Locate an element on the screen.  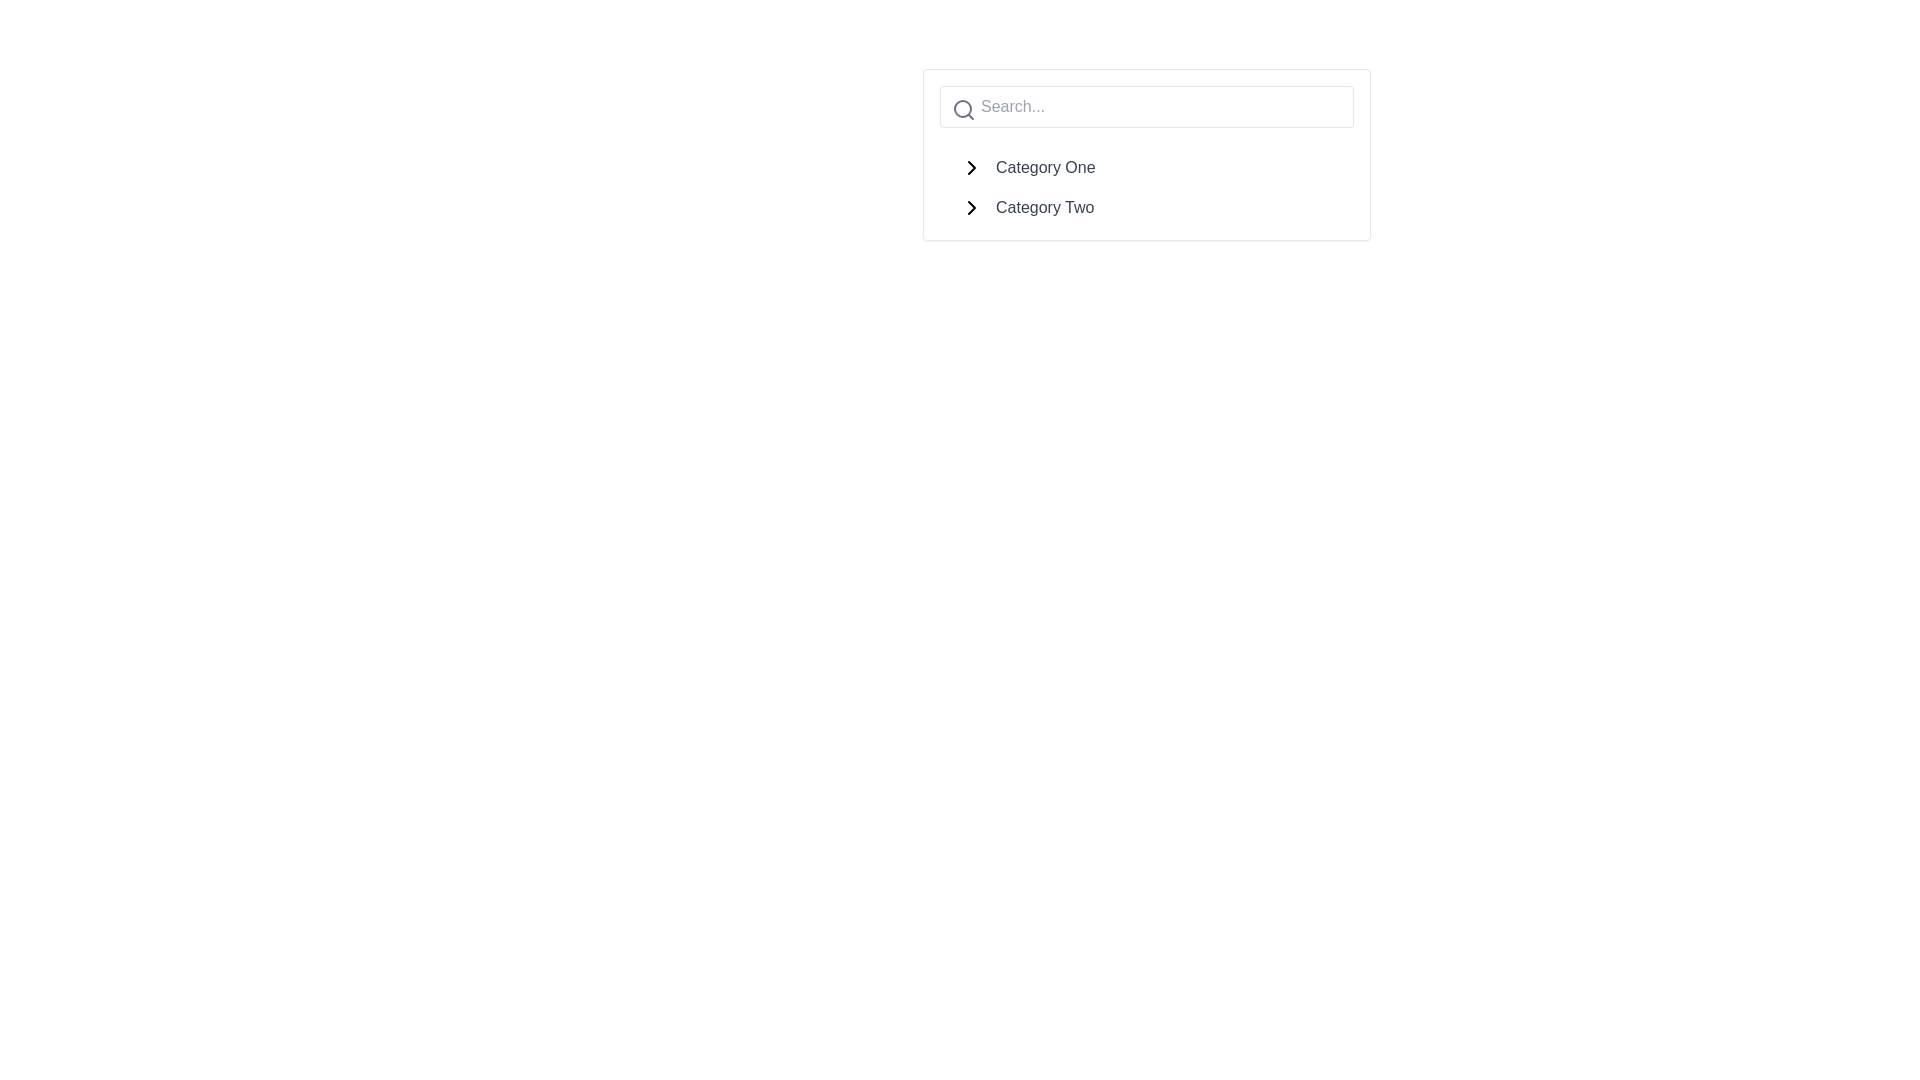
the collapsible icon located to the left of the text 'Category Two', which serves as an indicator for navigation or expansion is located at coordinates (971, 208).